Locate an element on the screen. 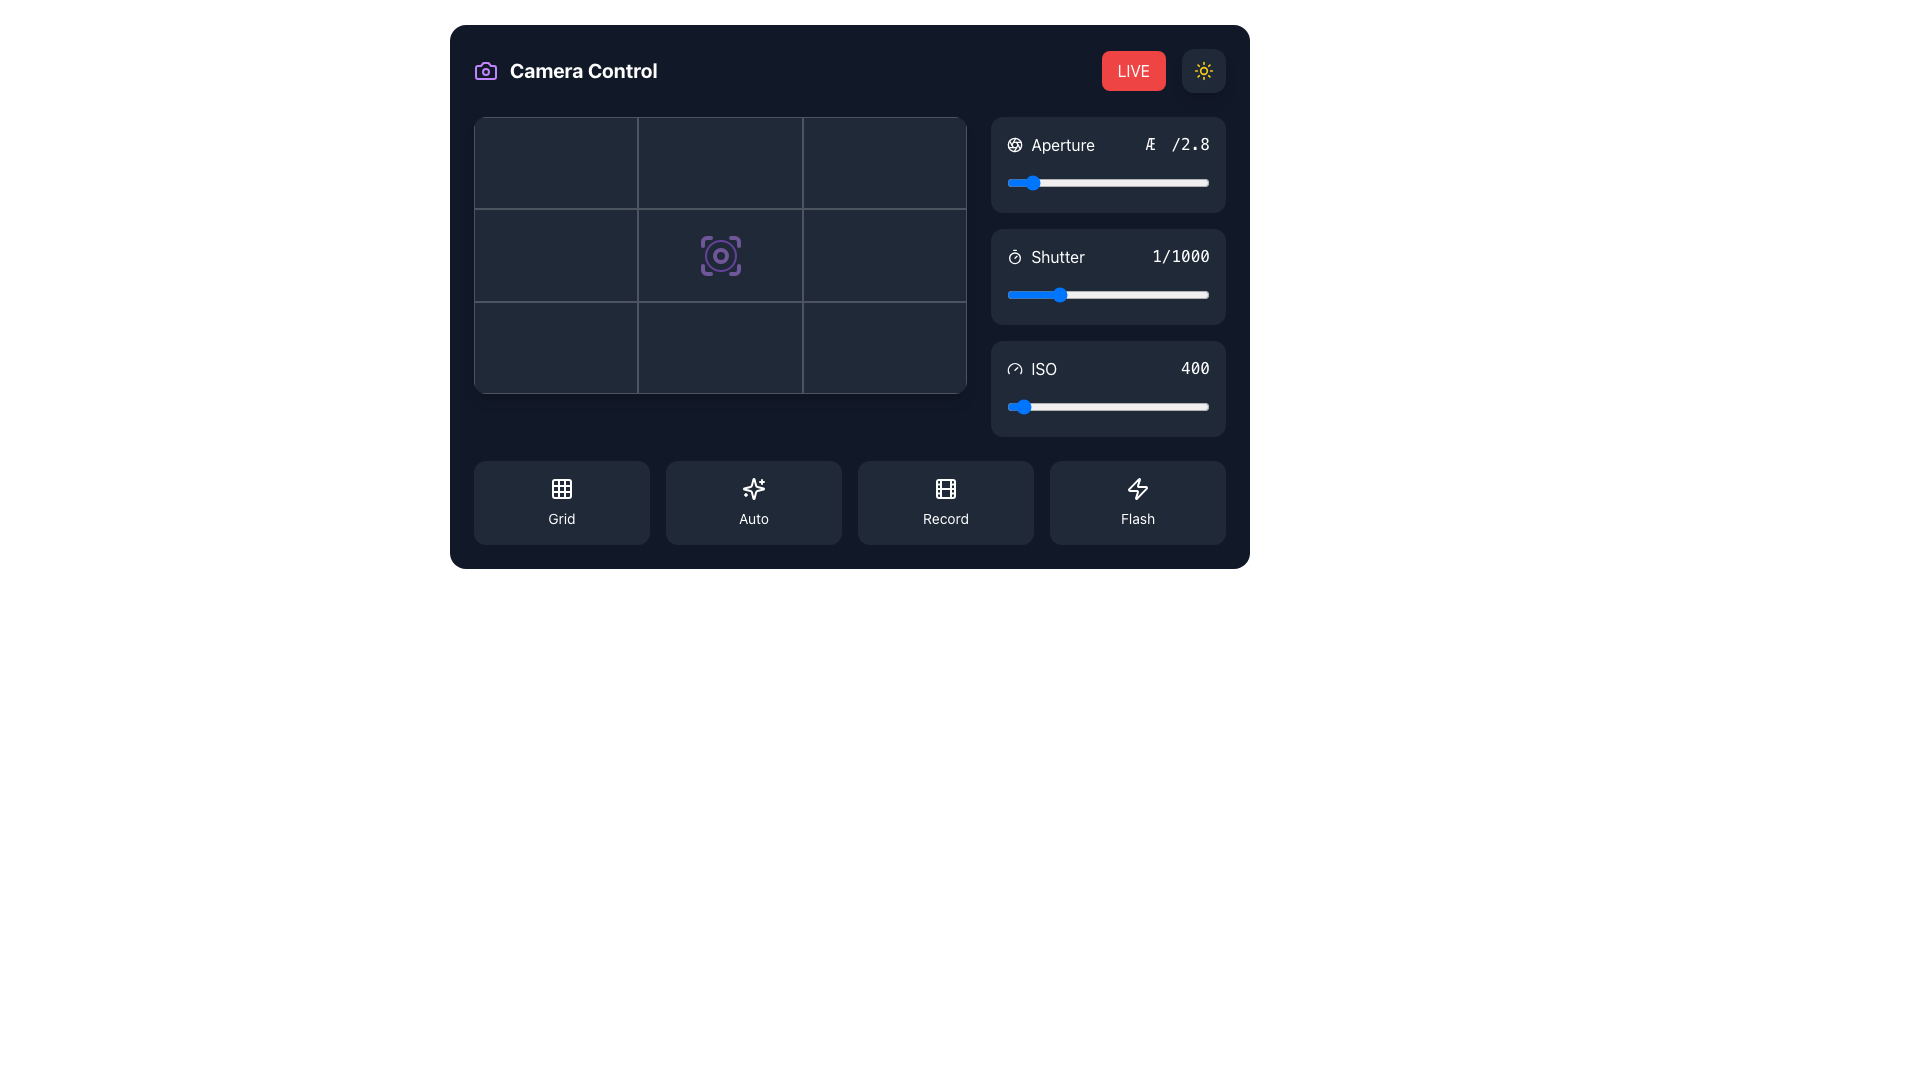 The image size is (1920, 1080). the 'ISO' label with gauge icon located on the right side of the control panel, which is positioned before the numeric value '400' is located at coordinates (1032, 369).